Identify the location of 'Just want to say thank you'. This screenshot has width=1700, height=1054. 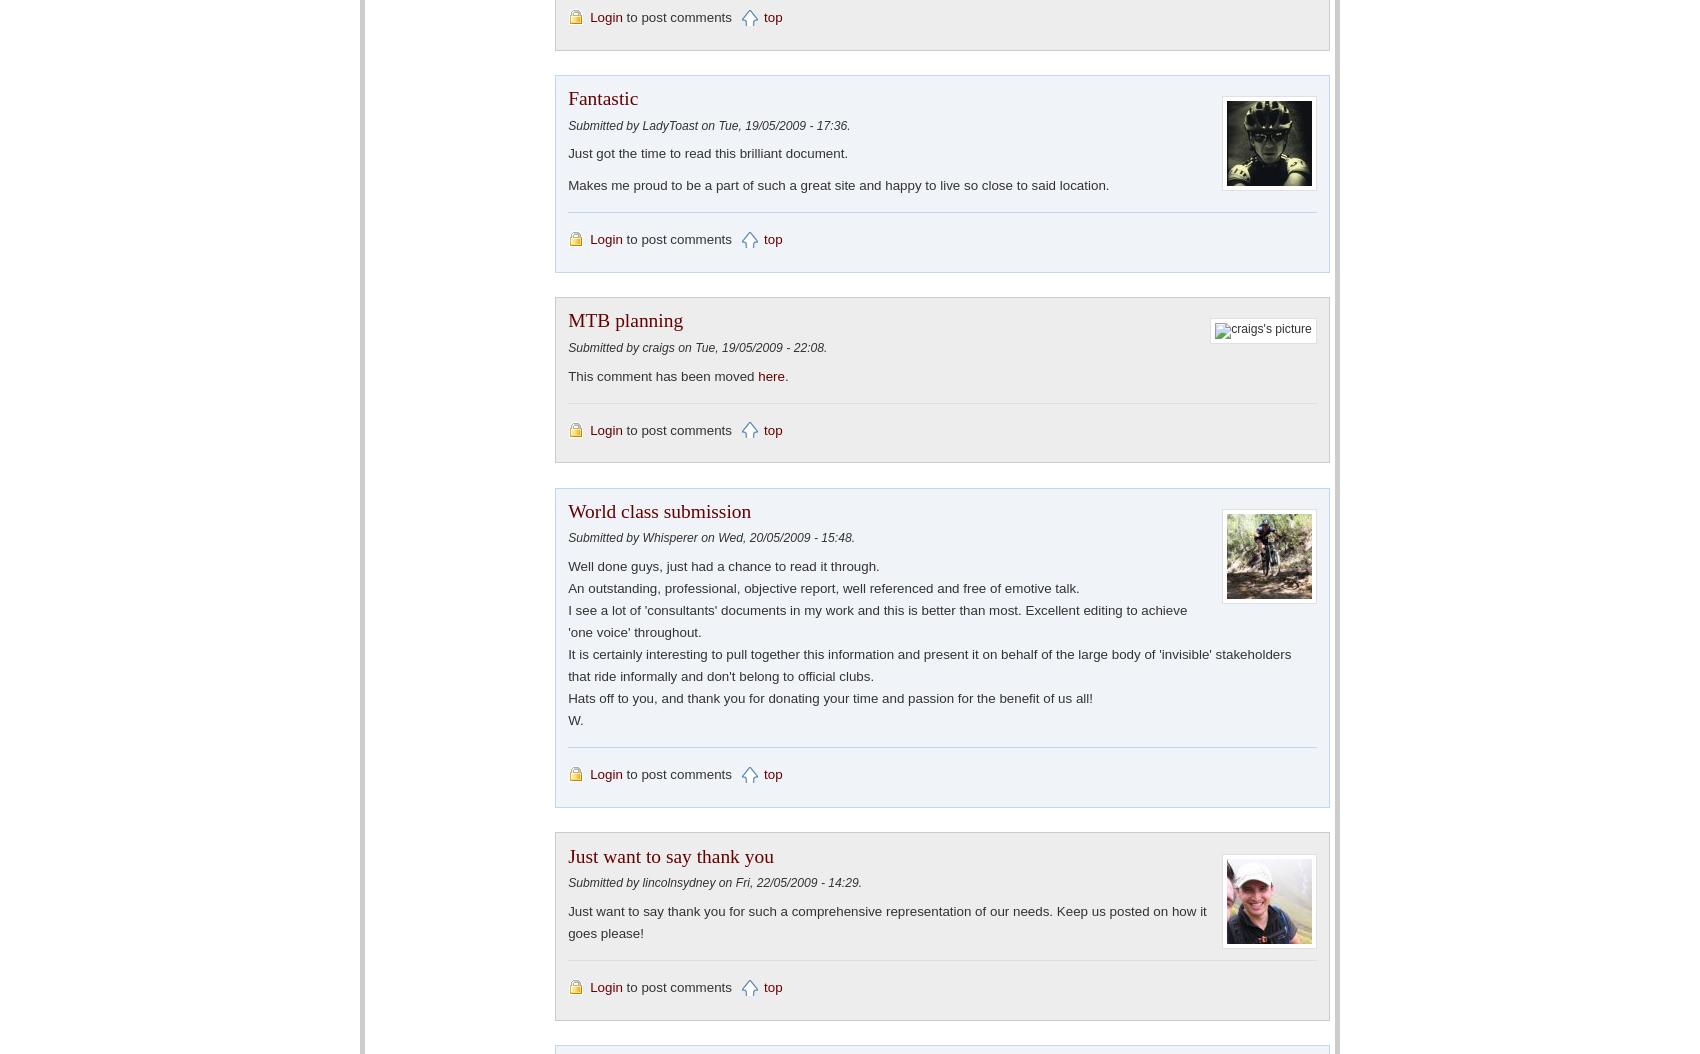
(566, 855).